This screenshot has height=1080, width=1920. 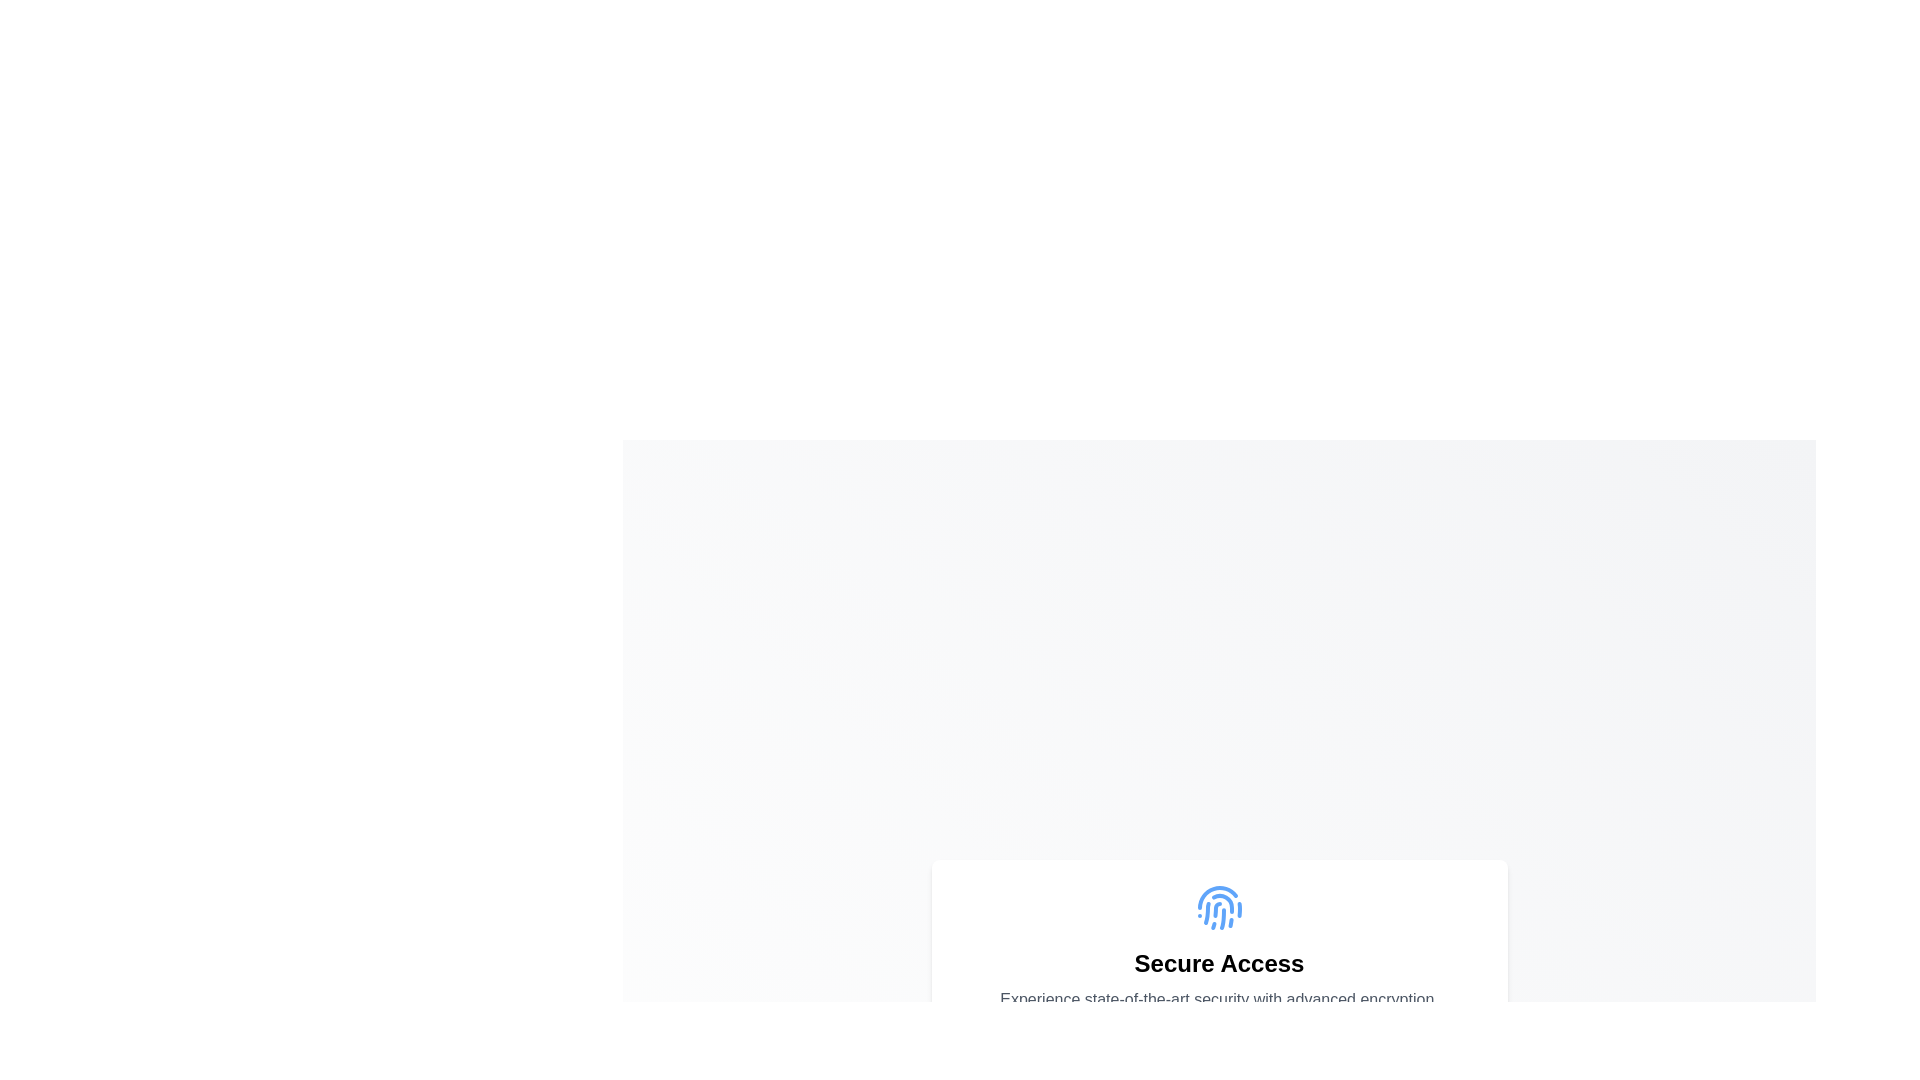 What do you see at coordinates (1218, 999) in the screenshot?
I see `the static text block displaying 'Experience state-of-the-art security with advanced encryption'` at bounding box center [1218, 999].